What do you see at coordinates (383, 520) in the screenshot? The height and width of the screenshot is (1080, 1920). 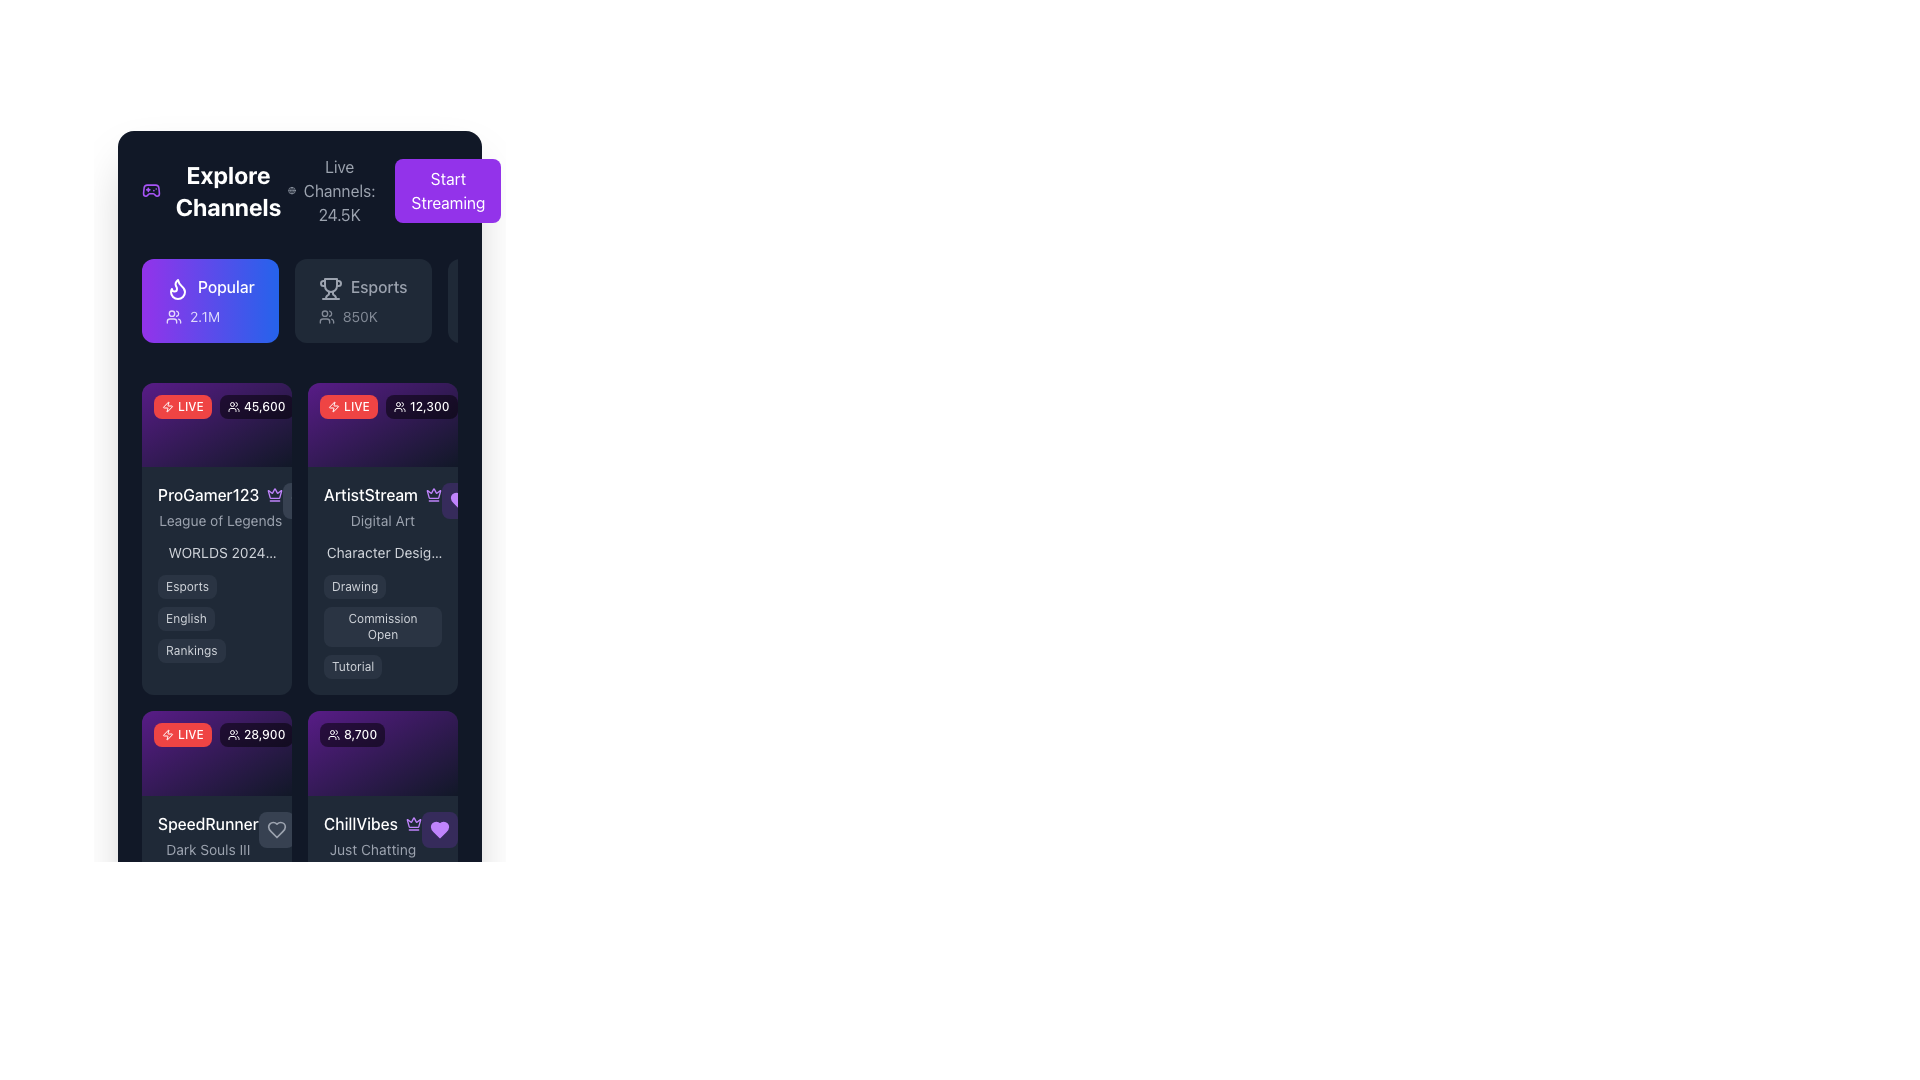 I see `the genre label text element located below the 'ArtistStream' title in the second column of the content card` at bounding box center [383, 520].